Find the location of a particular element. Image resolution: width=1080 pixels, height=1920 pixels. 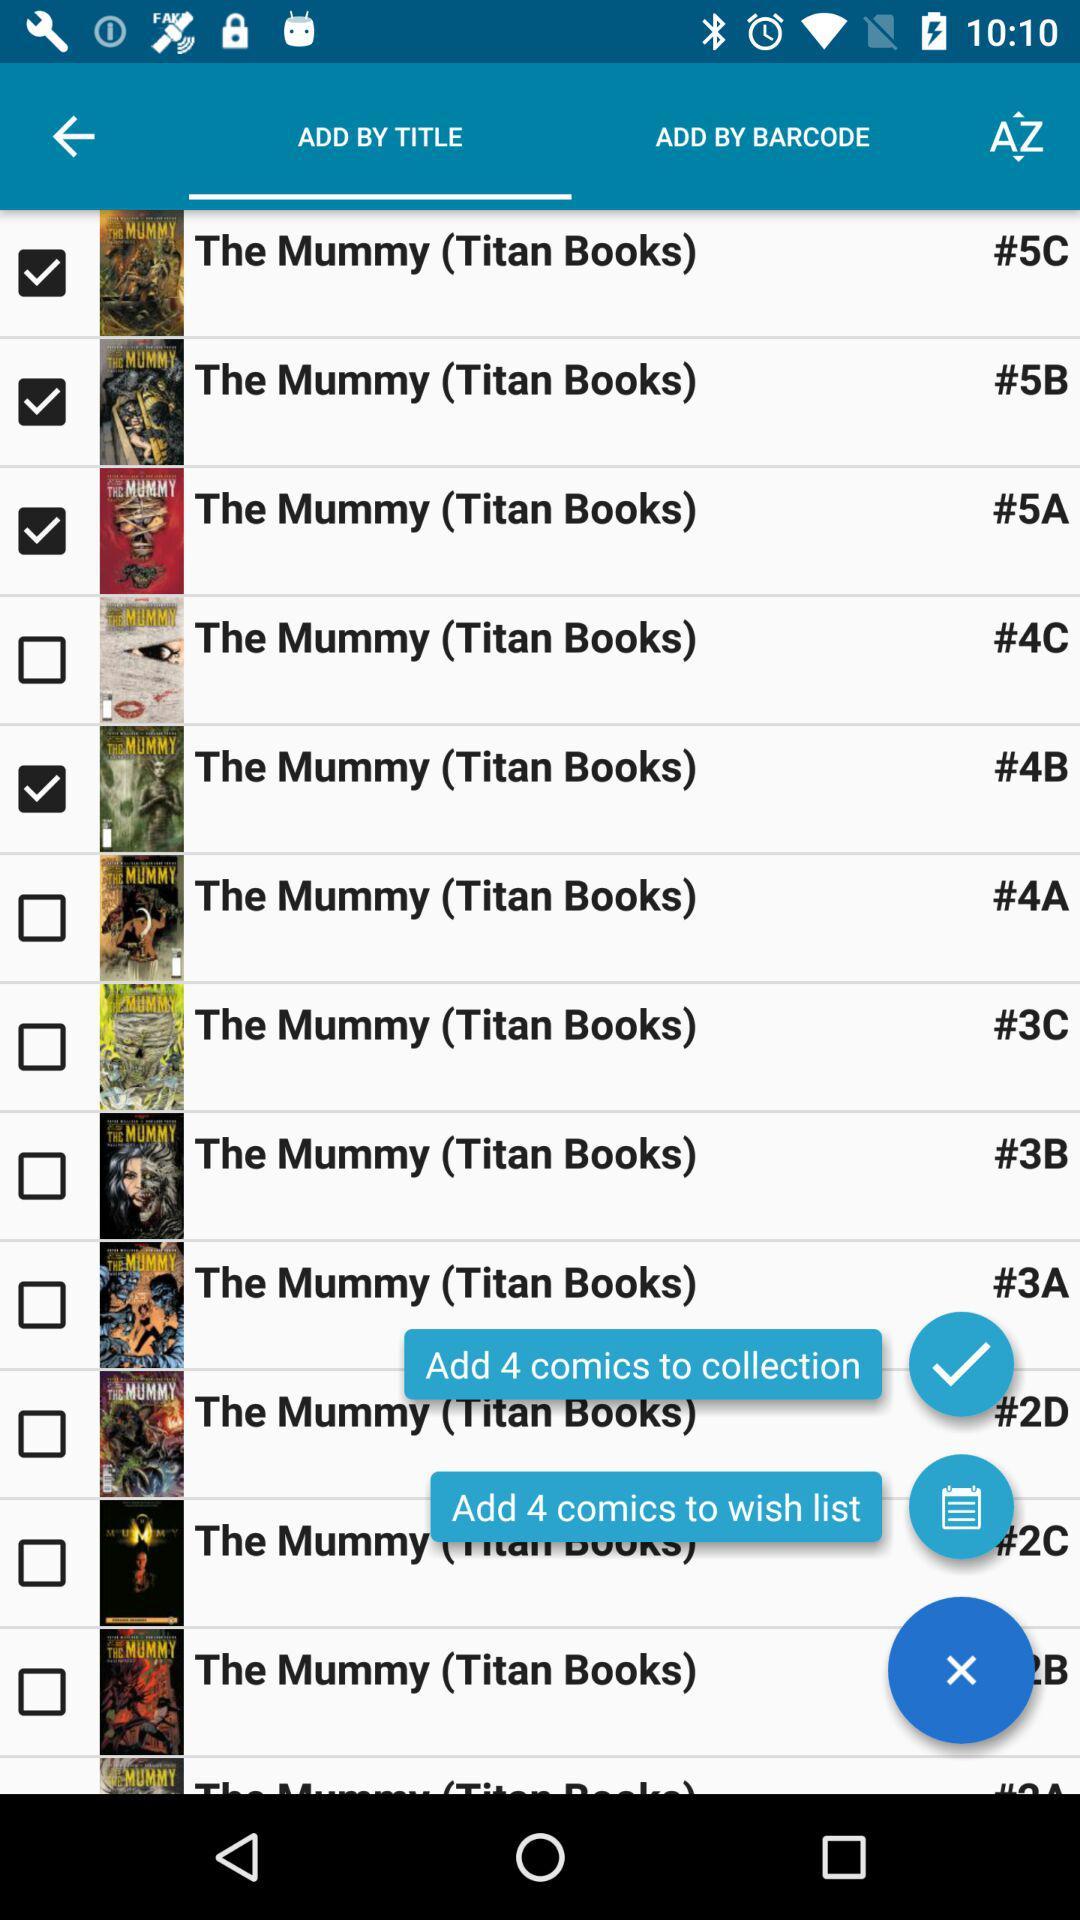

to collection is located at coordinates (960, 1363).